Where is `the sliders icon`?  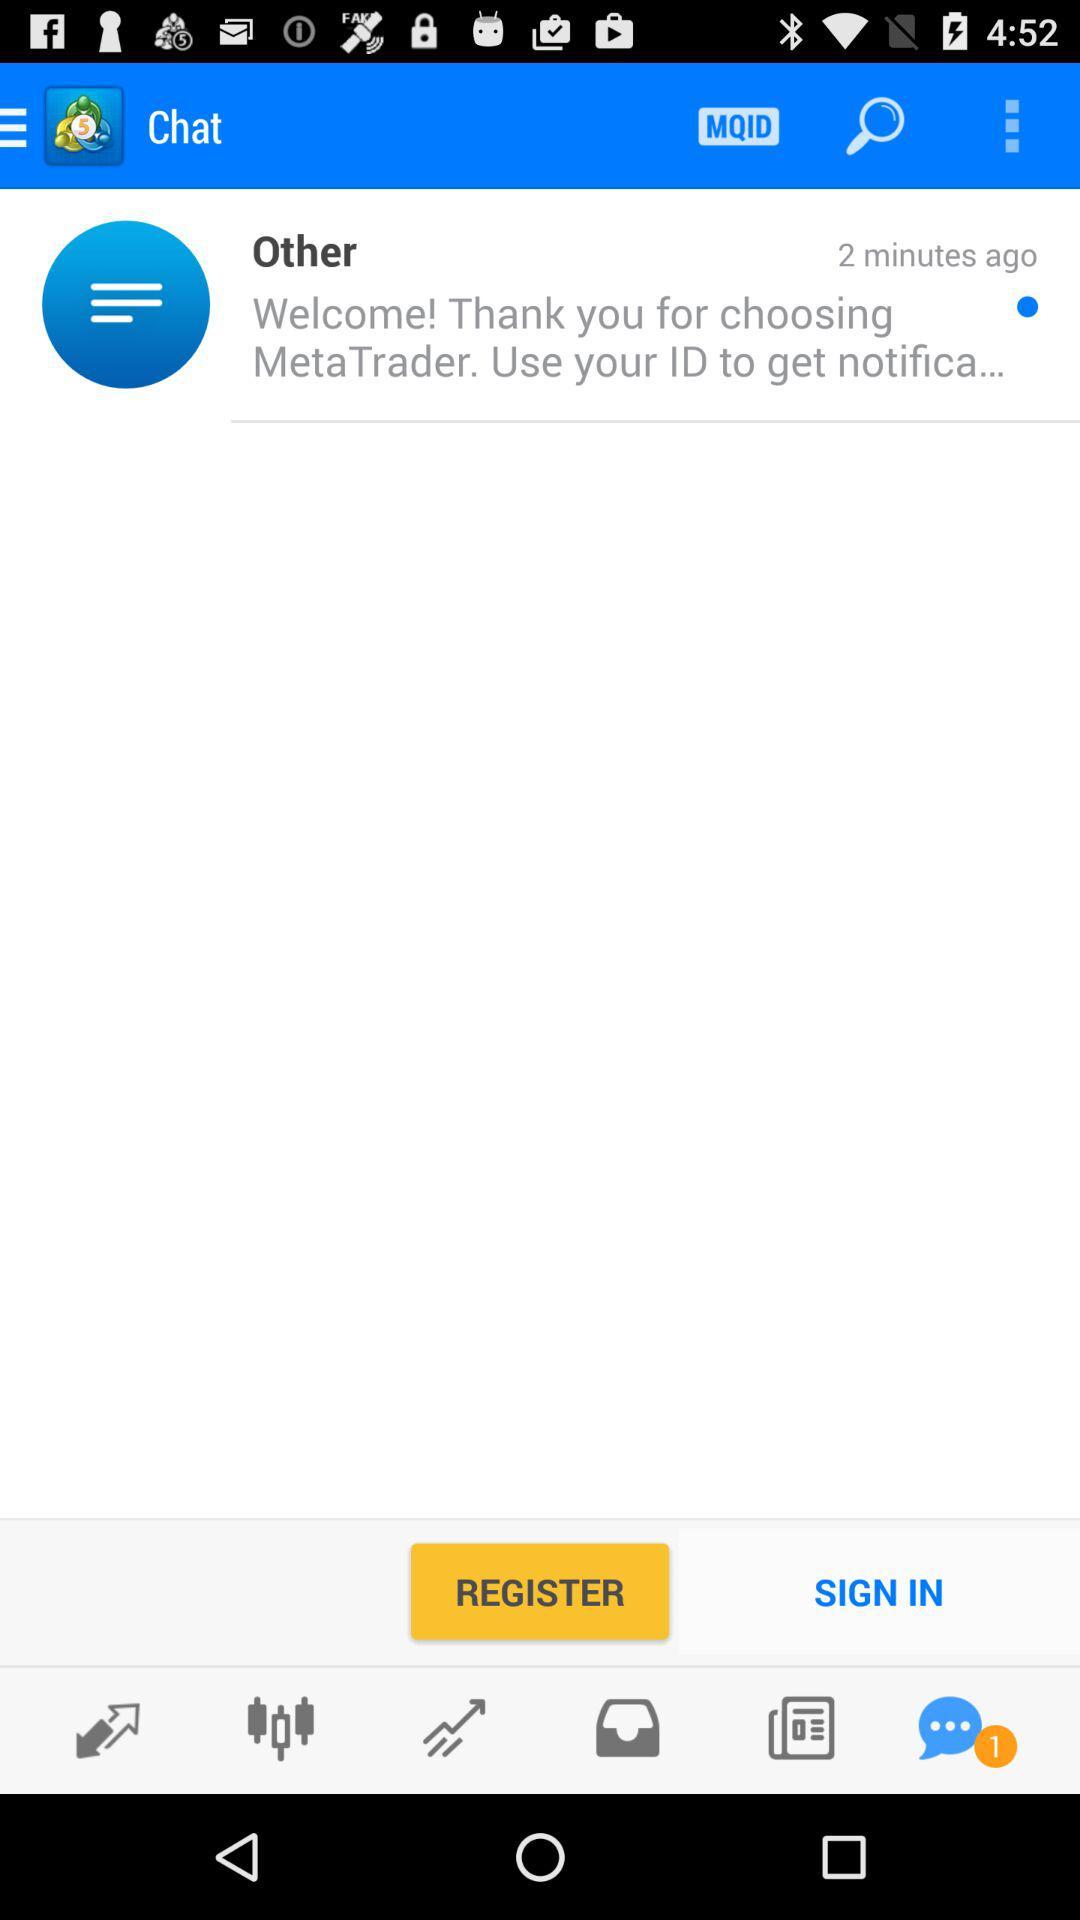
the sliders icon is located at coordinates (280, 1848).